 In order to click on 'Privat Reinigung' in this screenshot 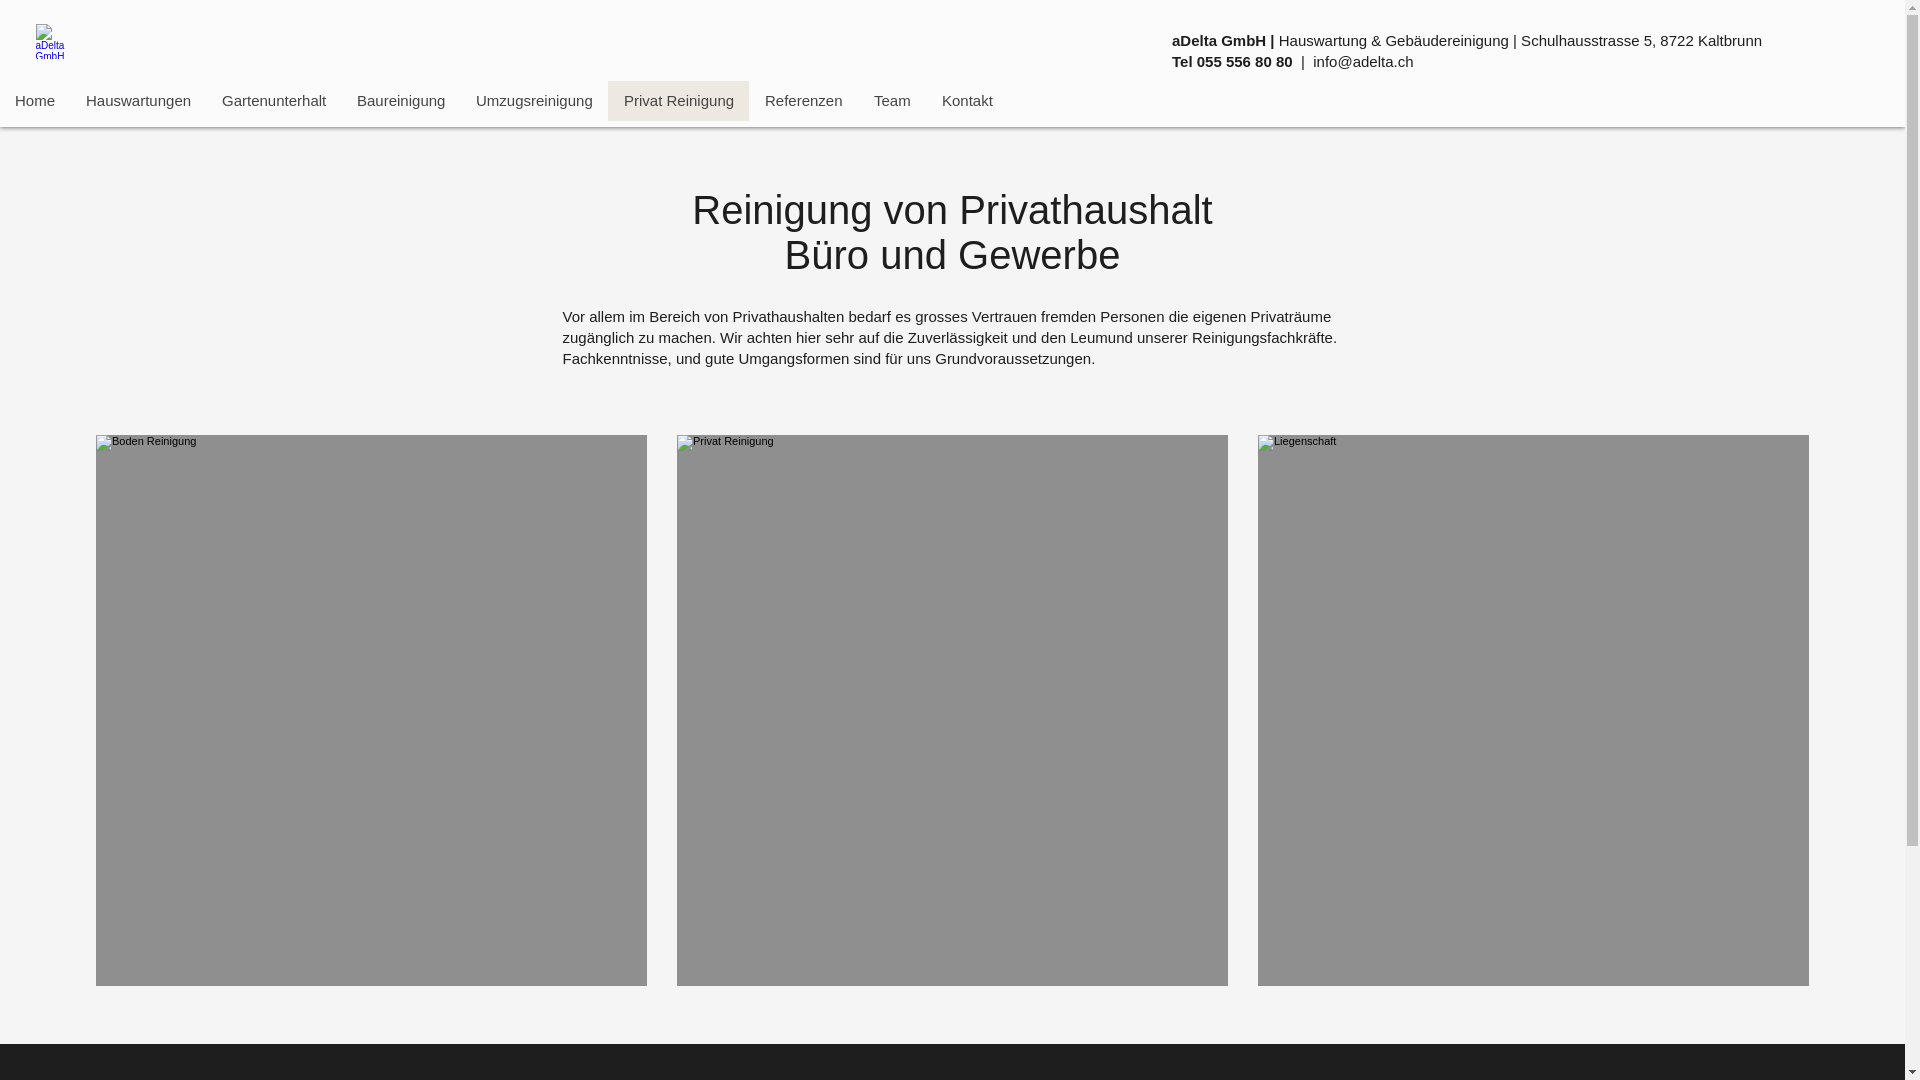, I will do `click(607, 100)`.